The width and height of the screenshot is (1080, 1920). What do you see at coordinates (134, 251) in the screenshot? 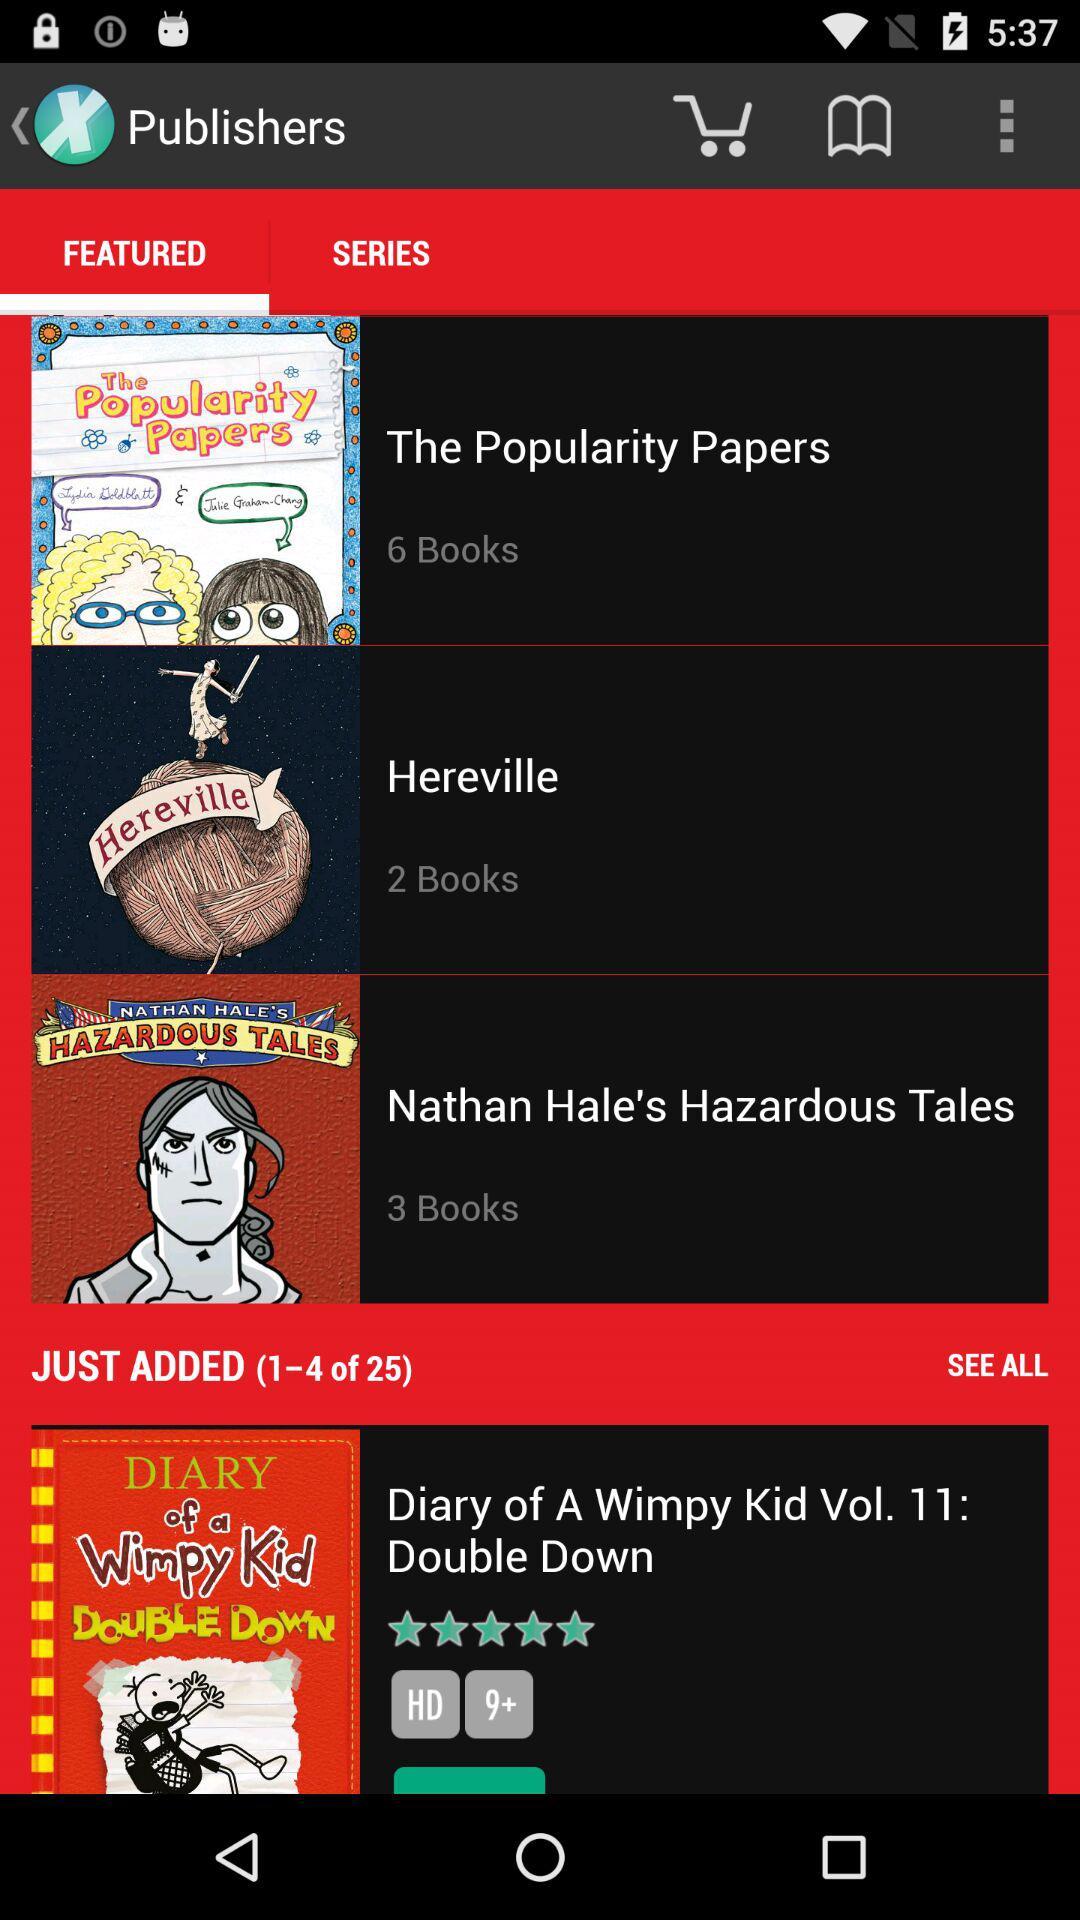
I see `item to the left of the series icon` at bounding box center [134, 251].